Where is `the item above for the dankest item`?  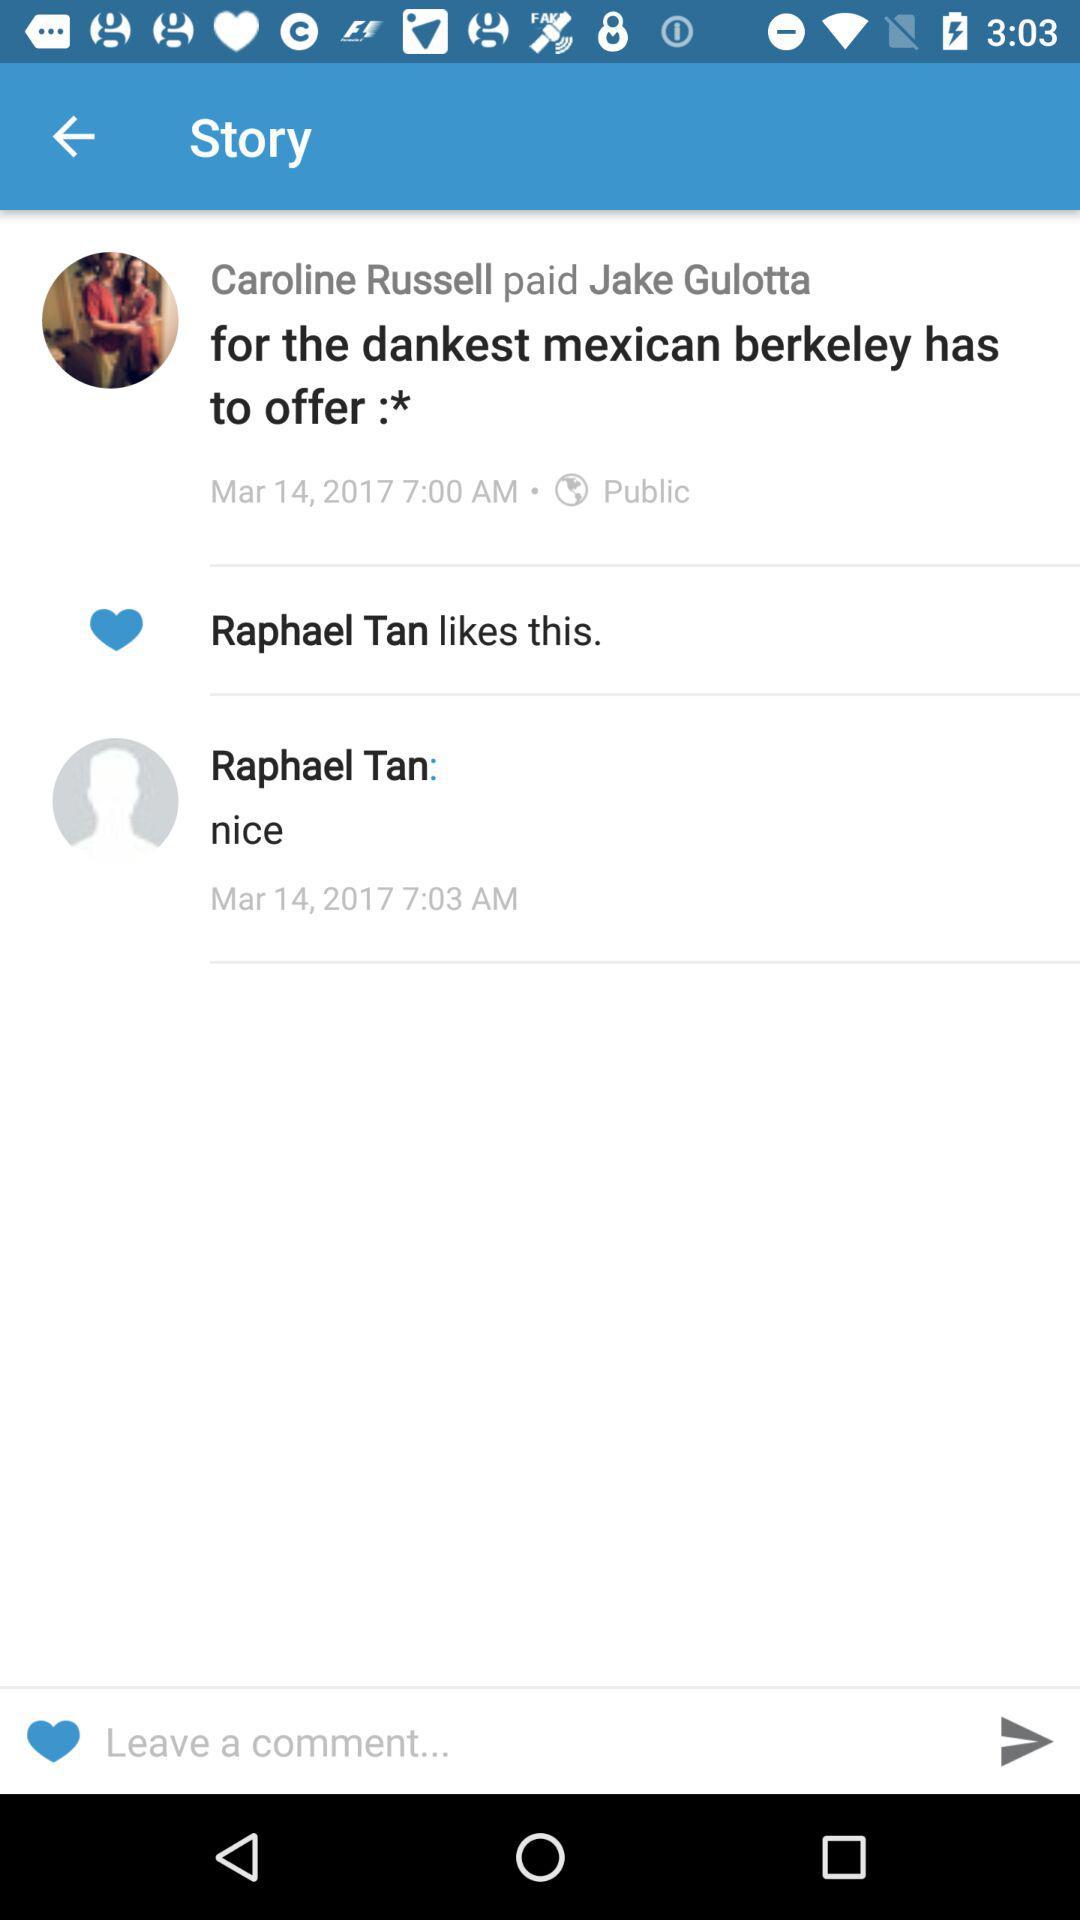
the item above for the dankest item is located at coordinates (623, 277).